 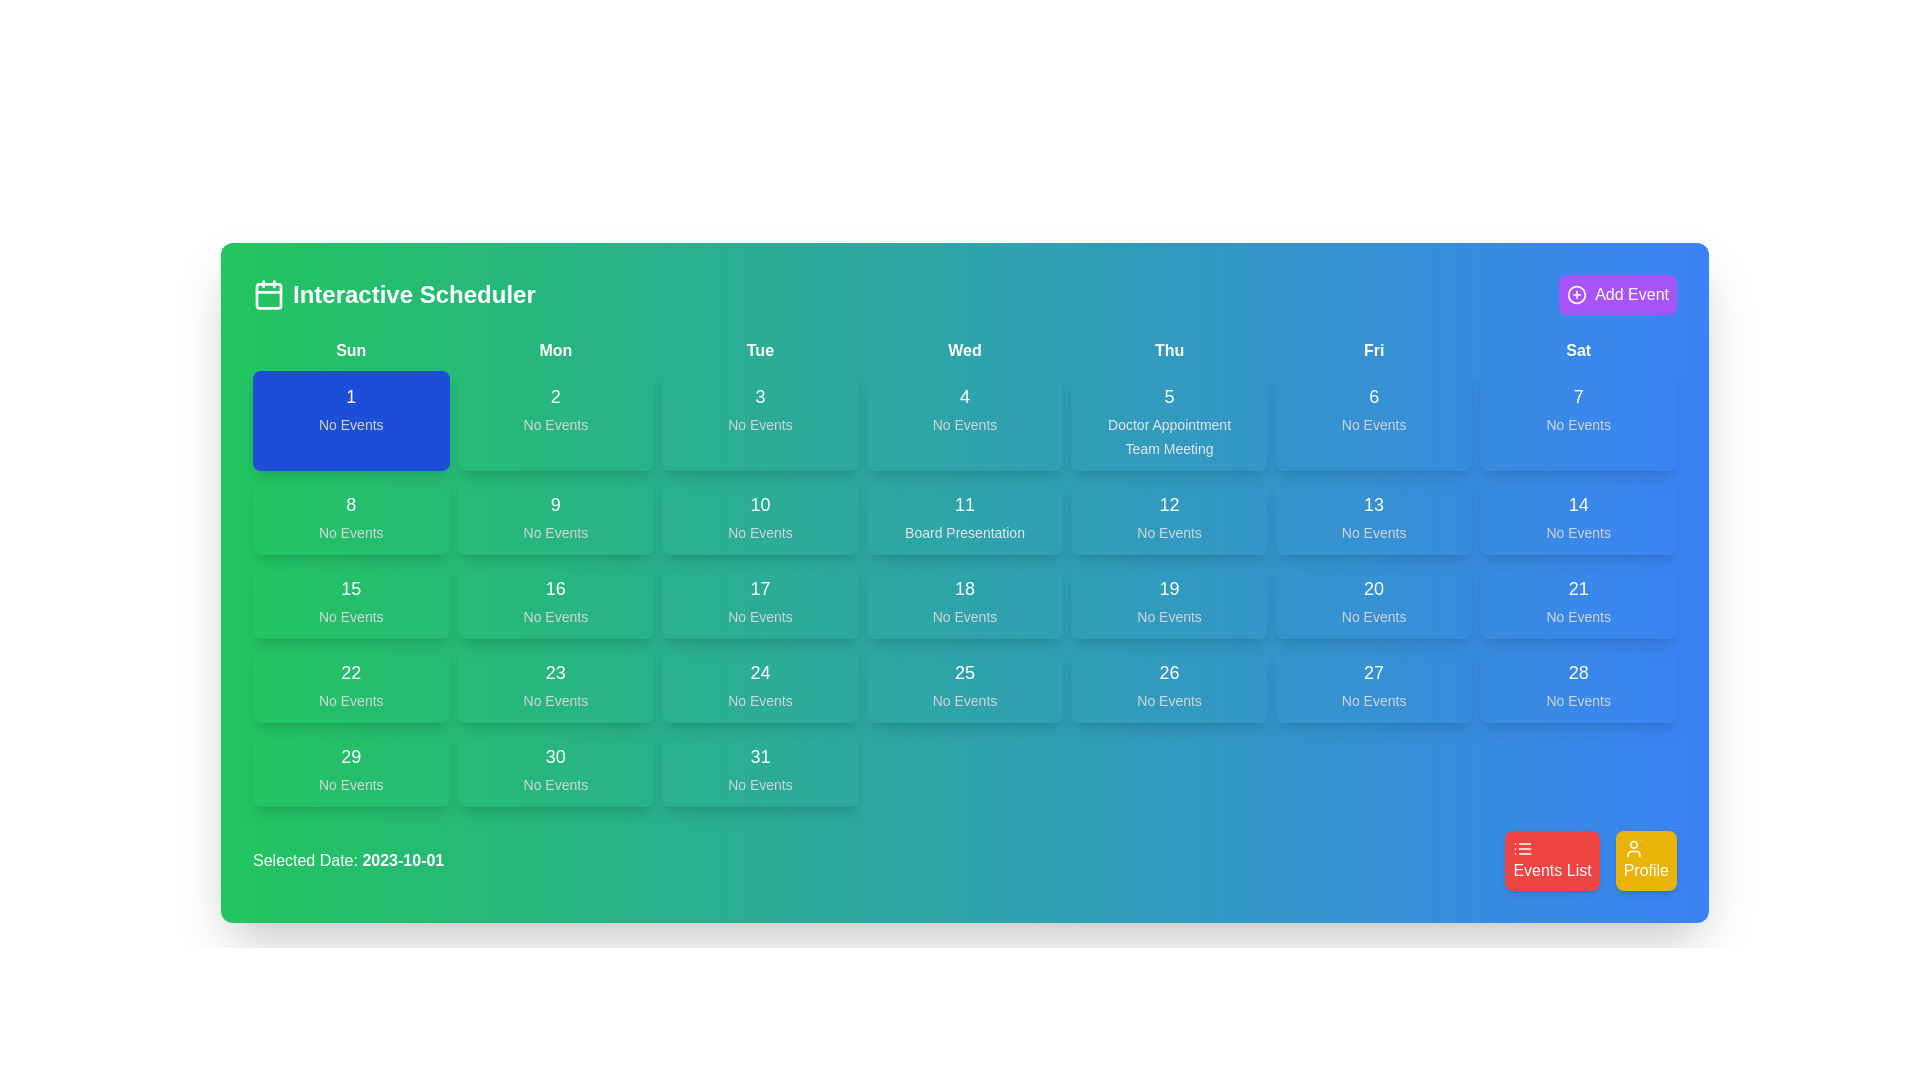 I want to click on the header label representing 'Sunday' in the weekly calendar view, which is positioned at the top-left corner among the day labels, so click(x=351, y=350).